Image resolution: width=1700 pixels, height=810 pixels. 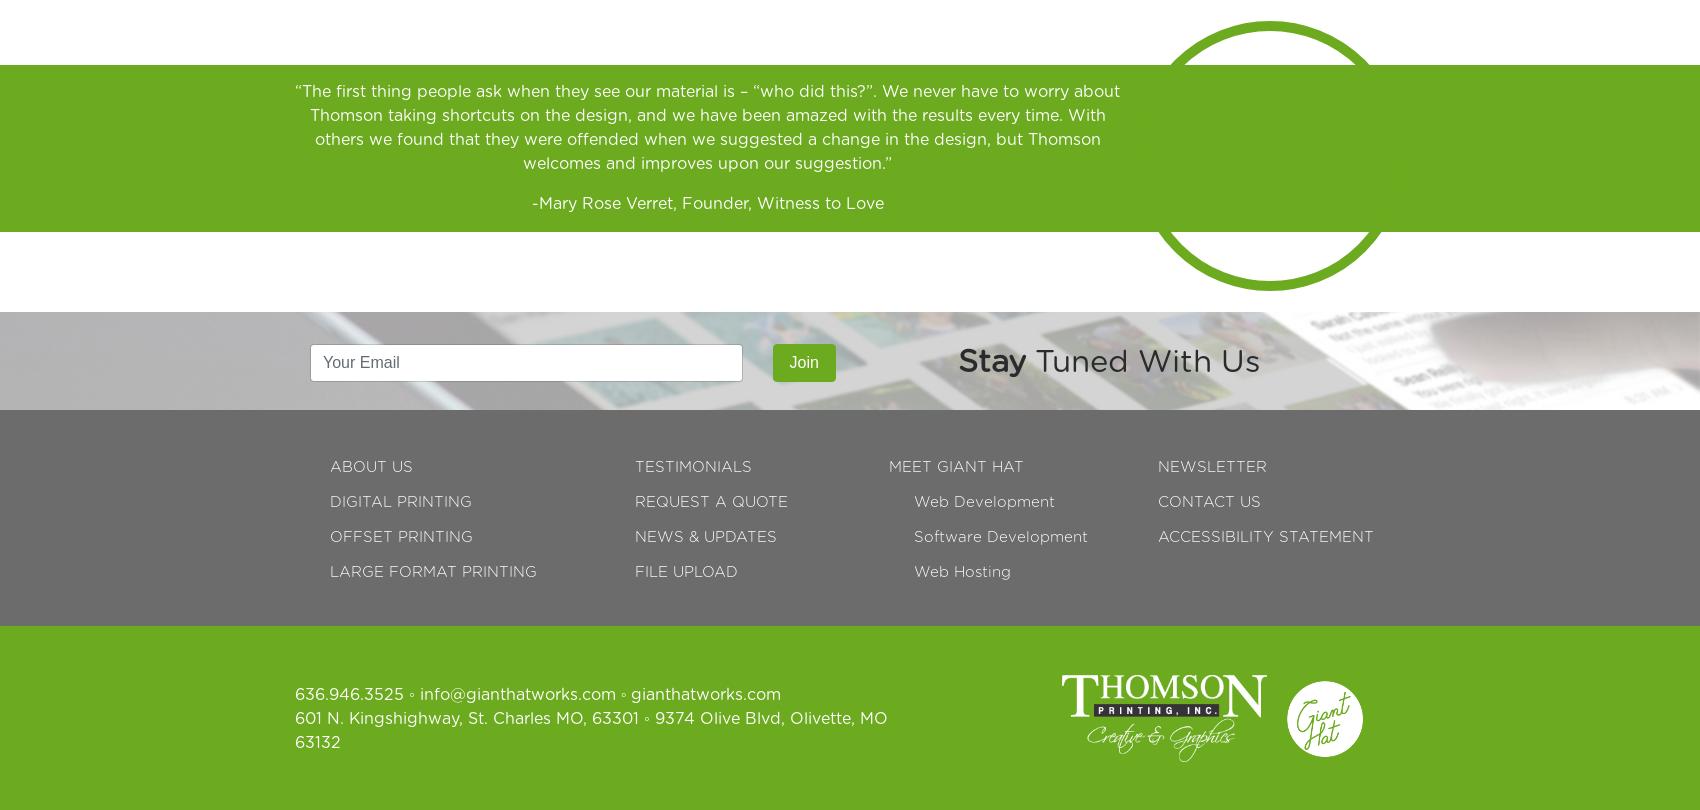 I want to click on '“The first thing people ask when they see our material is – “who did this?”. We never have to worry about Thomson taking shortcuts on the design, and we have been amazed with the results every time. With others we found that they were offended when we suggested a change in the design, but Thomson welcomes and improves upon our suggestion.”', so click(x=294, y=127).